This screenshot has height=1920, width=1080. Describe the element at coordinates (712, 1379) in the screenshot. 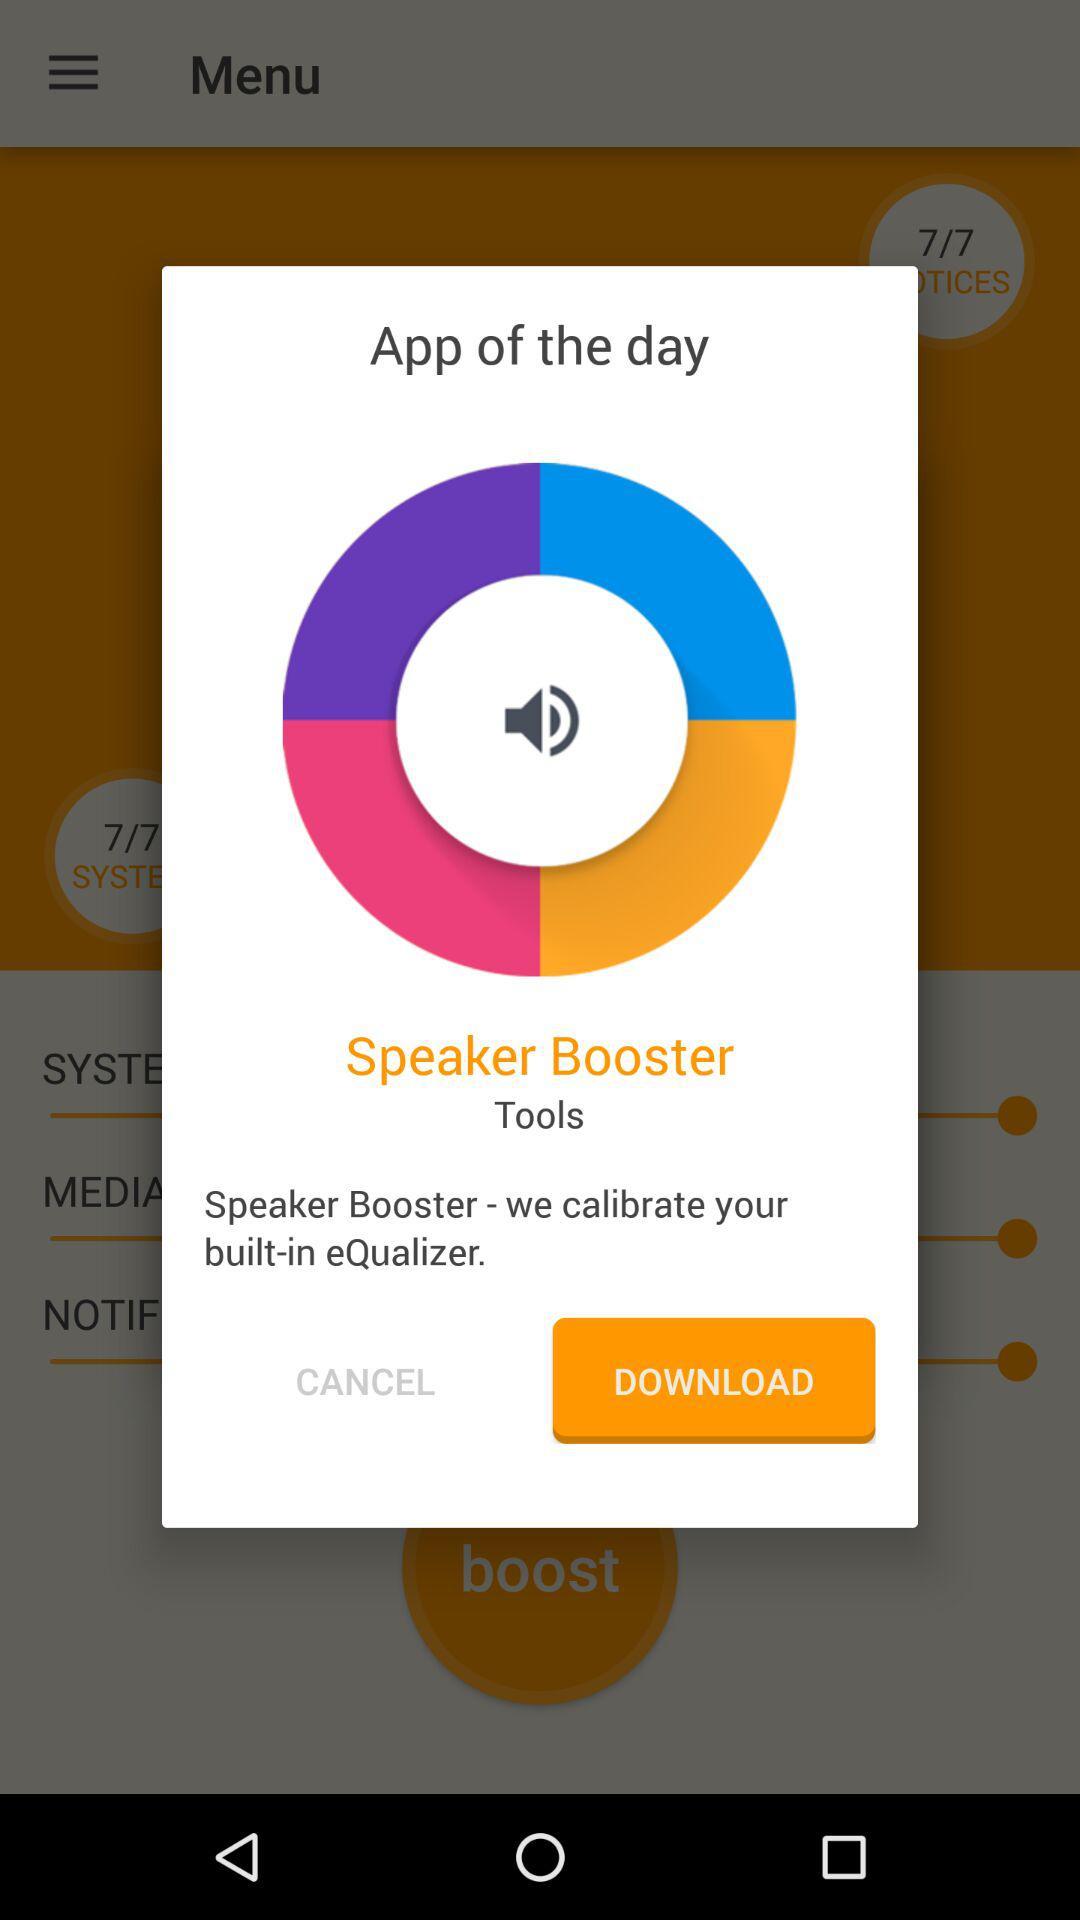

I see `the icon next to the cancel icon` at that location.